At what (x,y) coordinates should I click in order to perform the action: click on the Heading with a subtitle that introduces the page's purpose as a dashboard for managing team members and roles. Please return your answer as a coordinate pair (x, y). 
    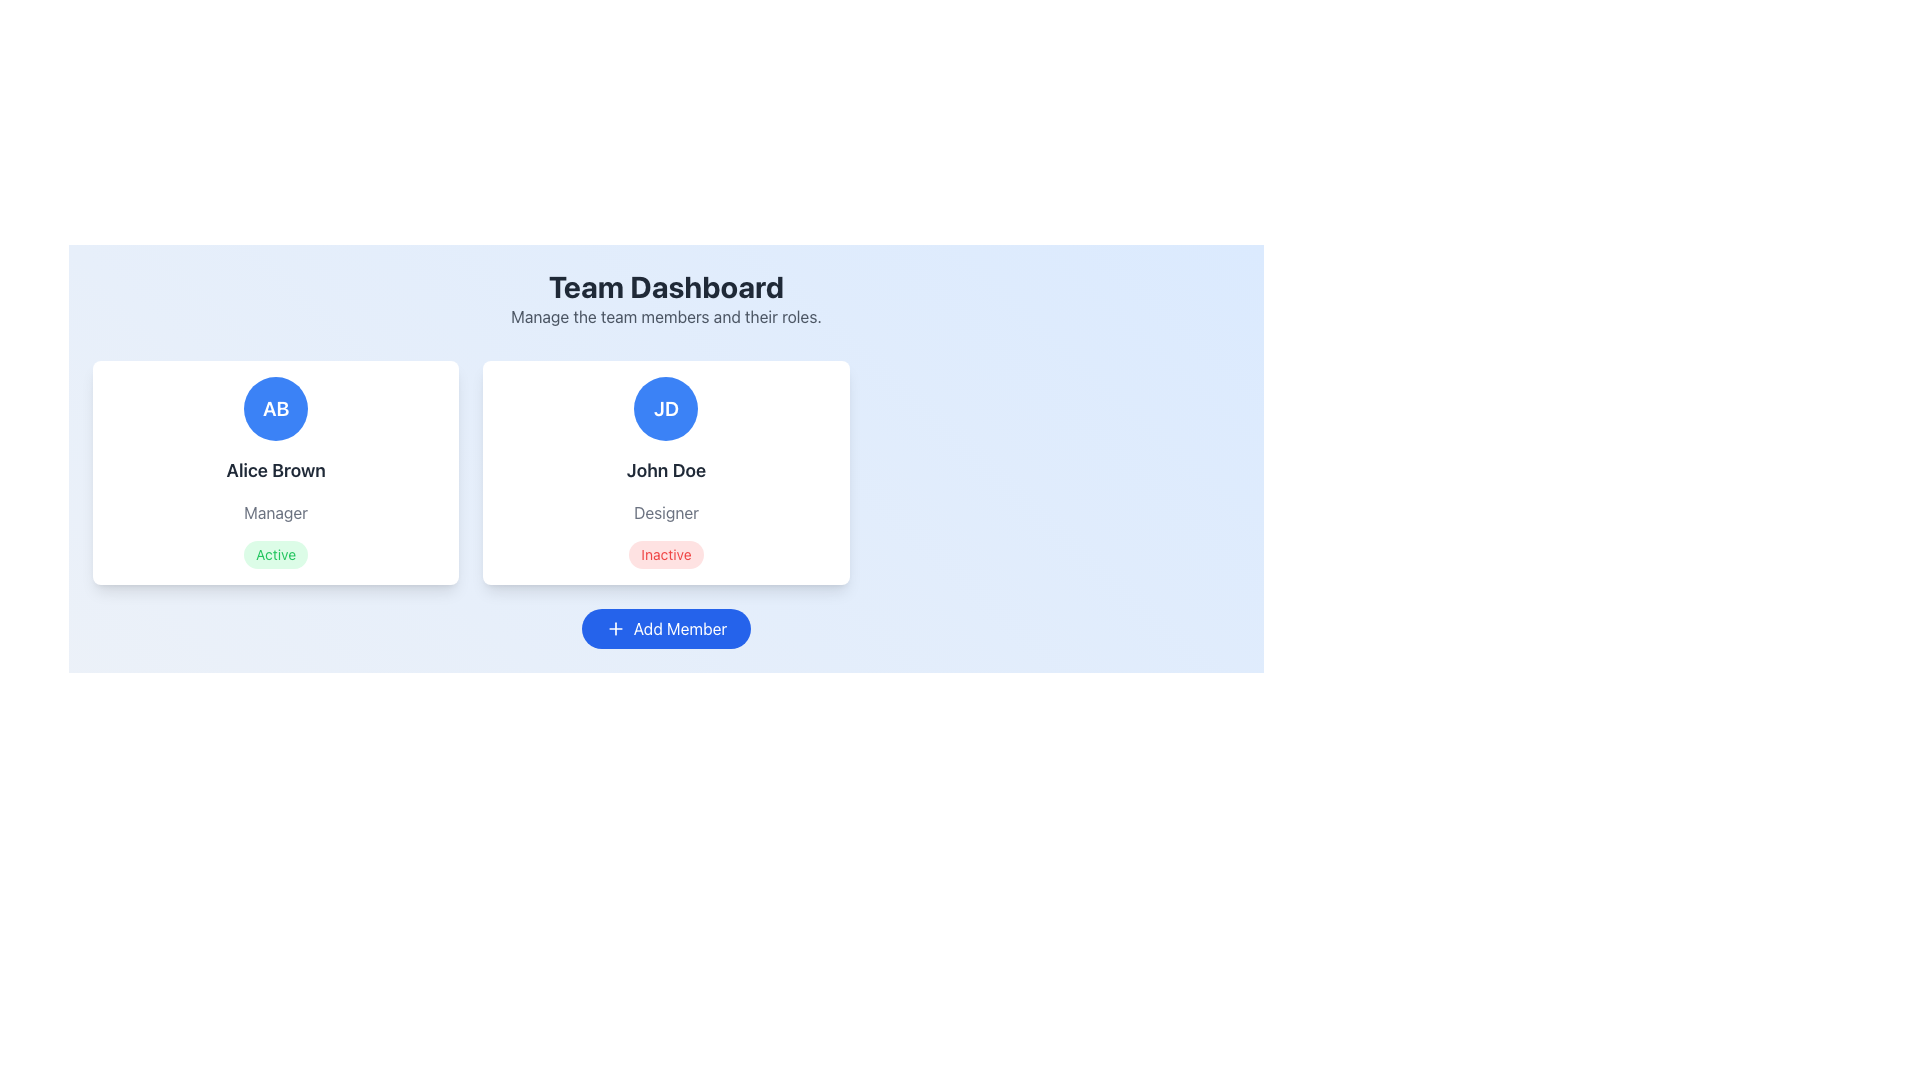
    Looking at the image, I should click on (666, 299).